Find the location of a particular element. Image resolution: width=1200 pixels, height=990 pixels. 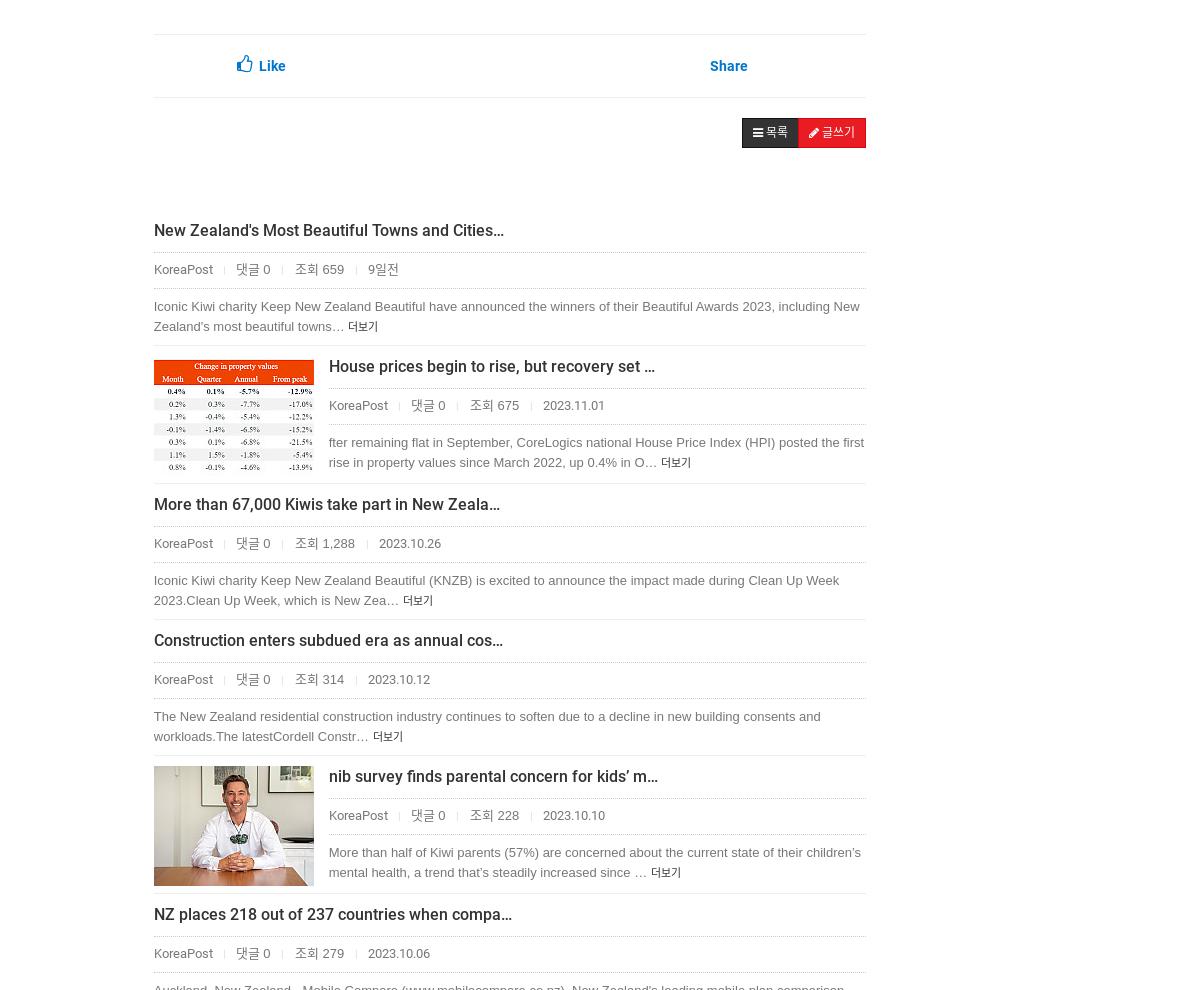

'Iconic Kiwi charity Keep New Zealand Beautiful (KNZB) is excited to announce the impact made during Clean Up Week 2023.Clean Up Week, which is New Zea…' is located at coordinates (494, 590).